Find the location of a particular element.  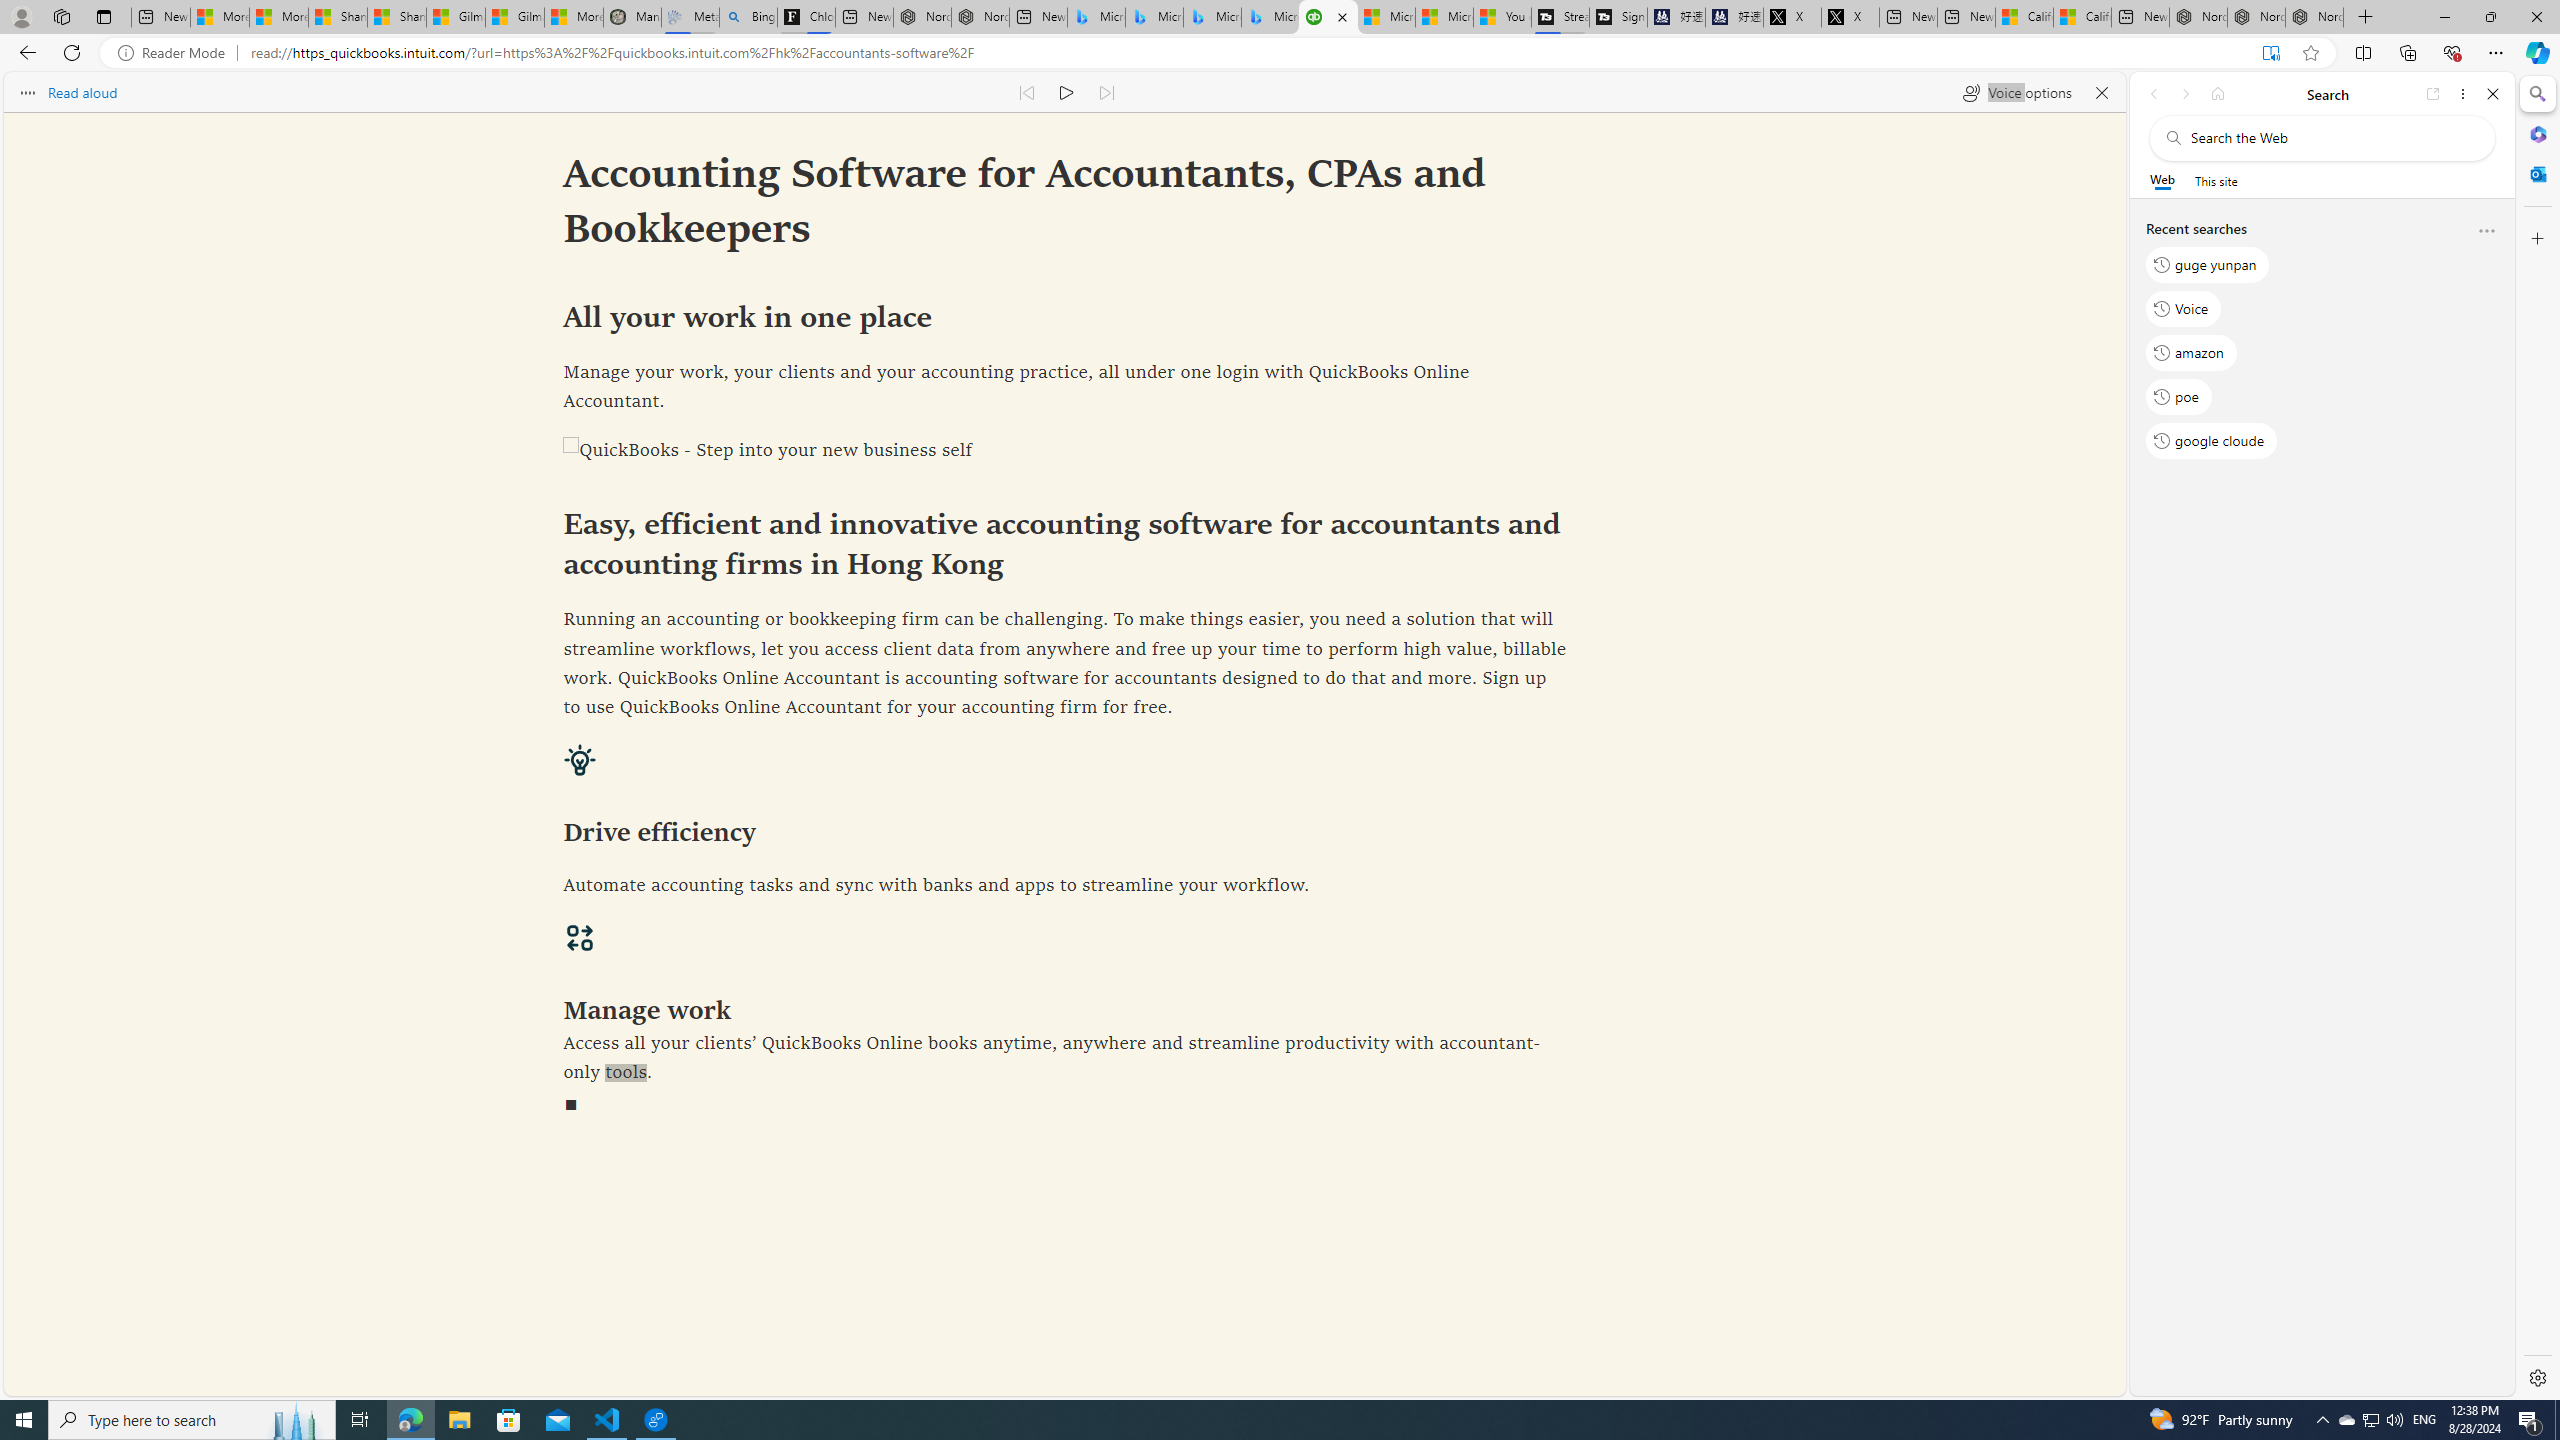

'This site scope' is located at coordinates (2214, 180).